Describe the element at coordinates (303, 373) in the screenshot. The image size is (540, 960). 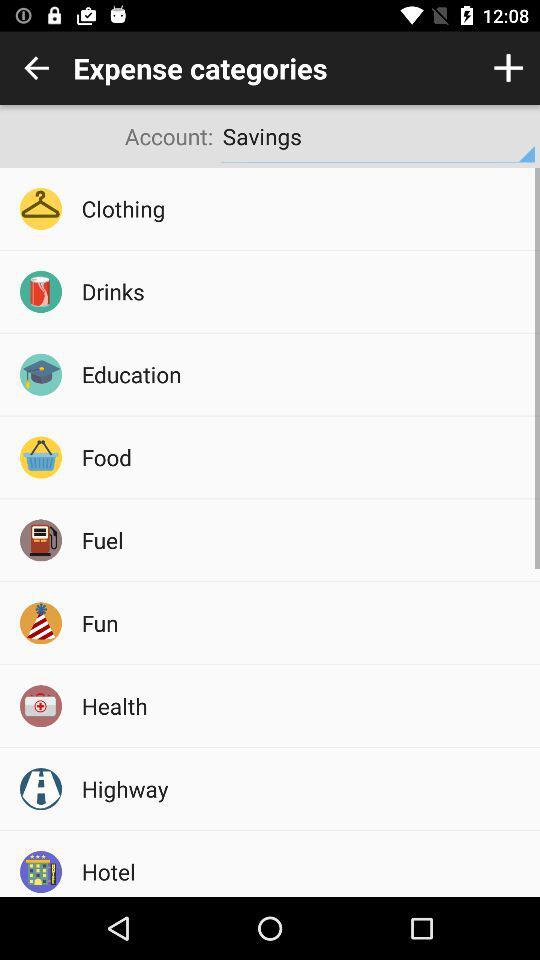
I see `the icon above the food item` at that location.